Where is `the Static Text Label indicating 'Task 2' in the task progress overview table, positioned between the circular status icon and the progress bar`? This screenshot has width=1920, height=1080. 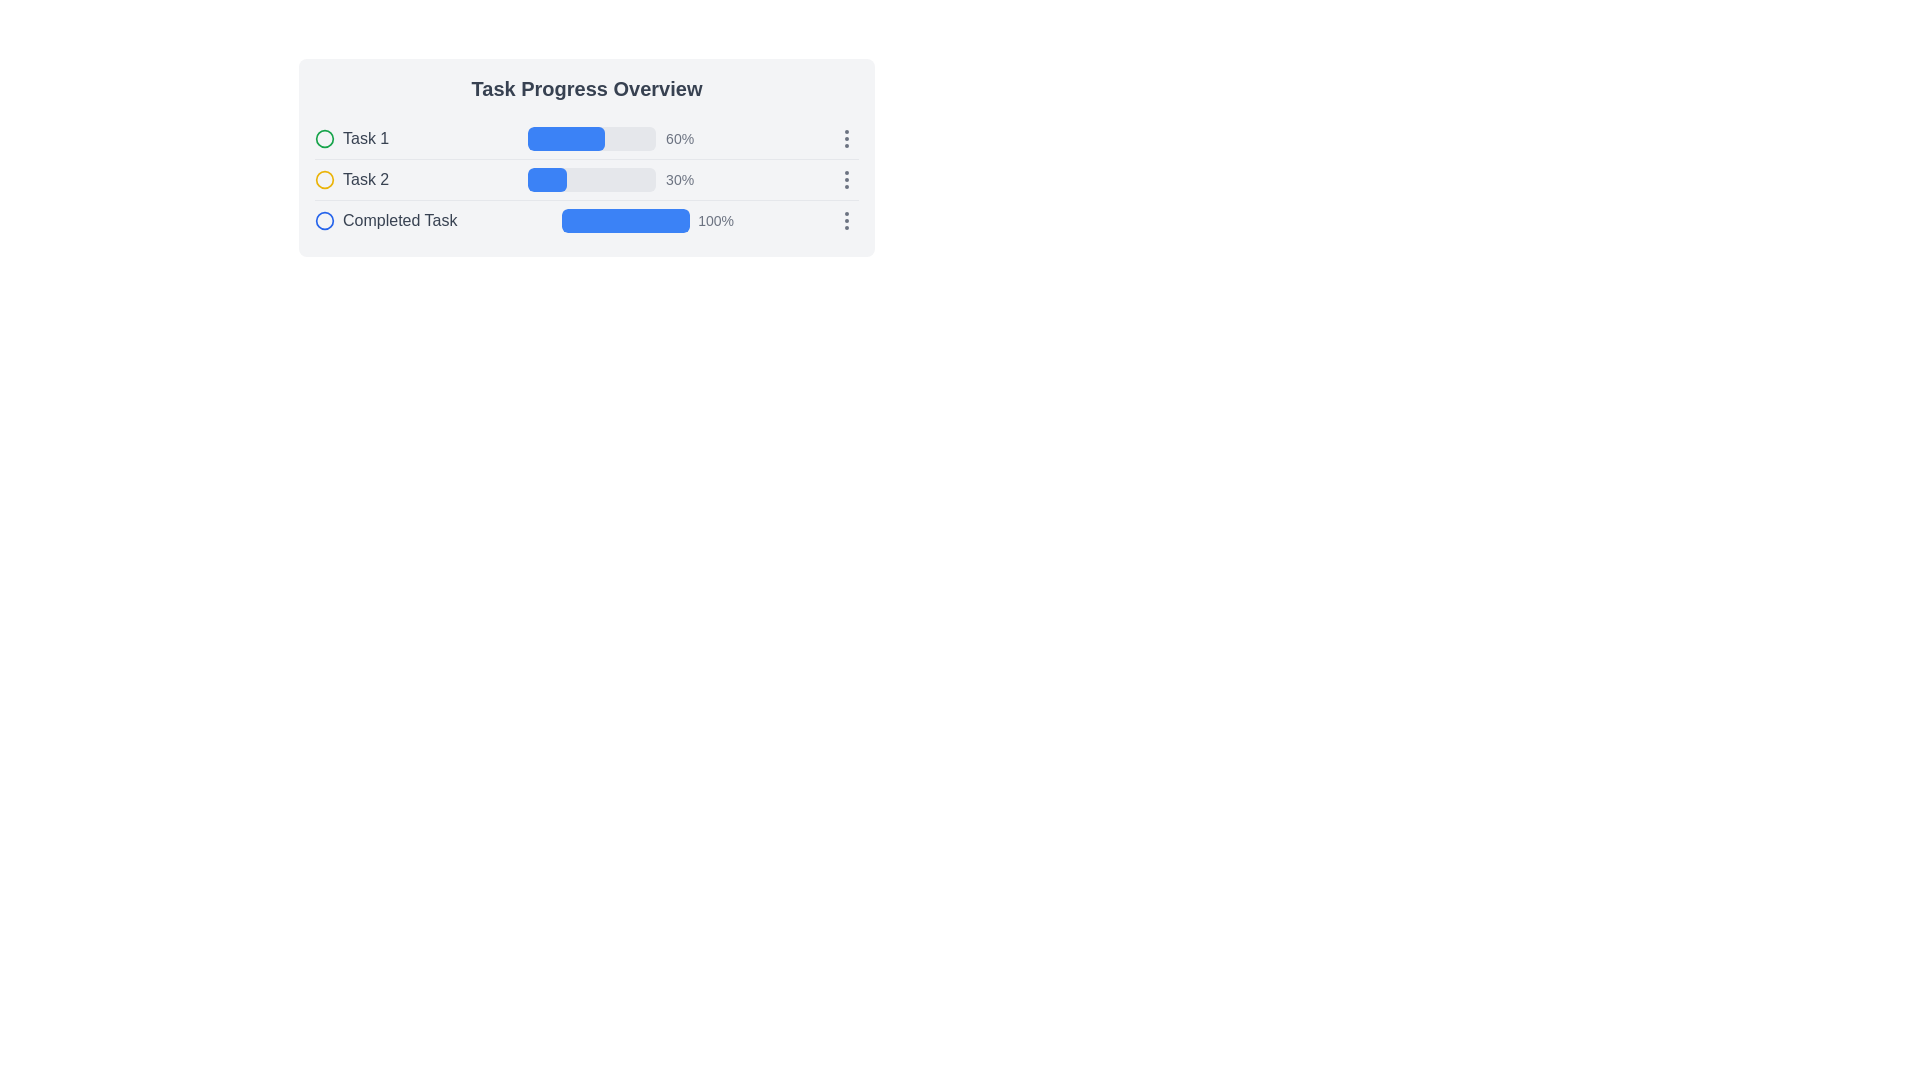 the Static Text Label indicating 'Task 2' in the task progress overview table, positioned between the circular status icon and the progress bar is located at coordinates (366, 180).